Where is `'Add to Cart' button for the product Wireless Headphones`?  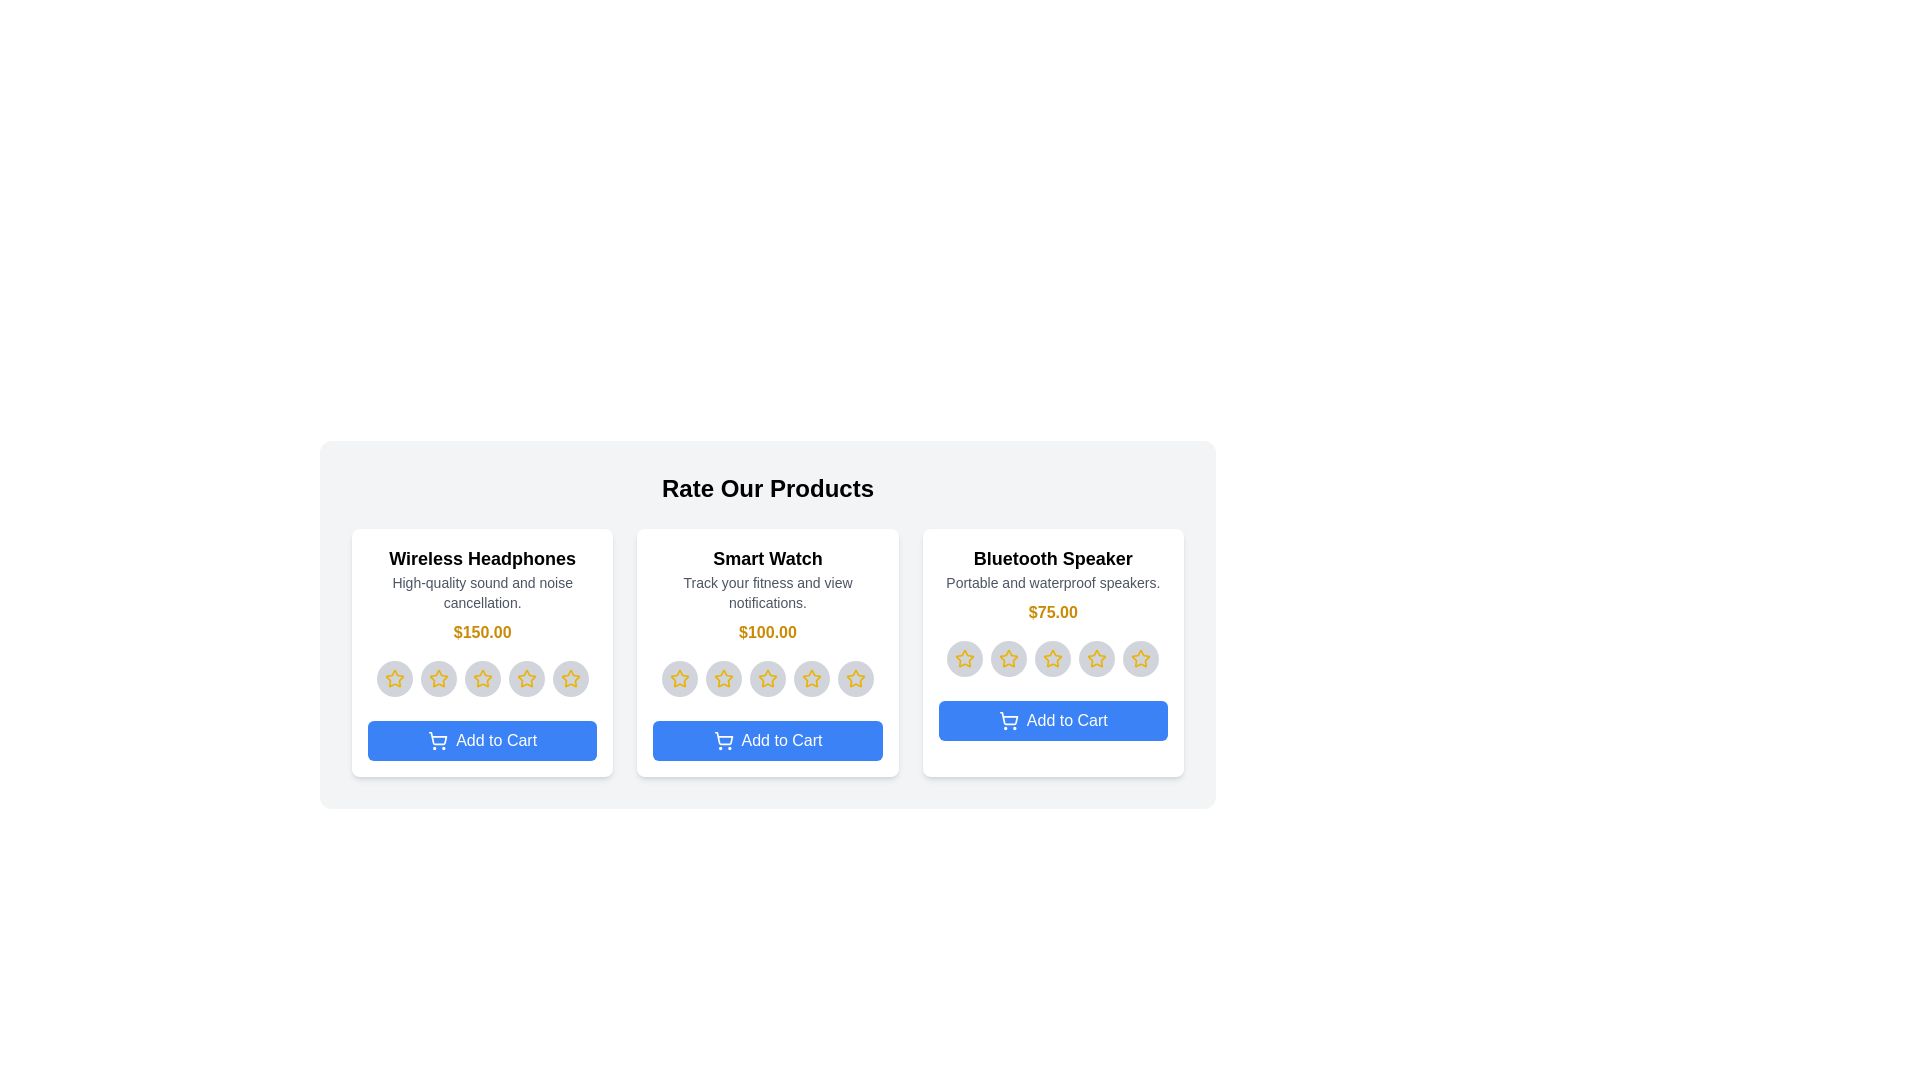
'Add to Cart' button for the product Wireless Headphones is located at coordinates (482, 740).